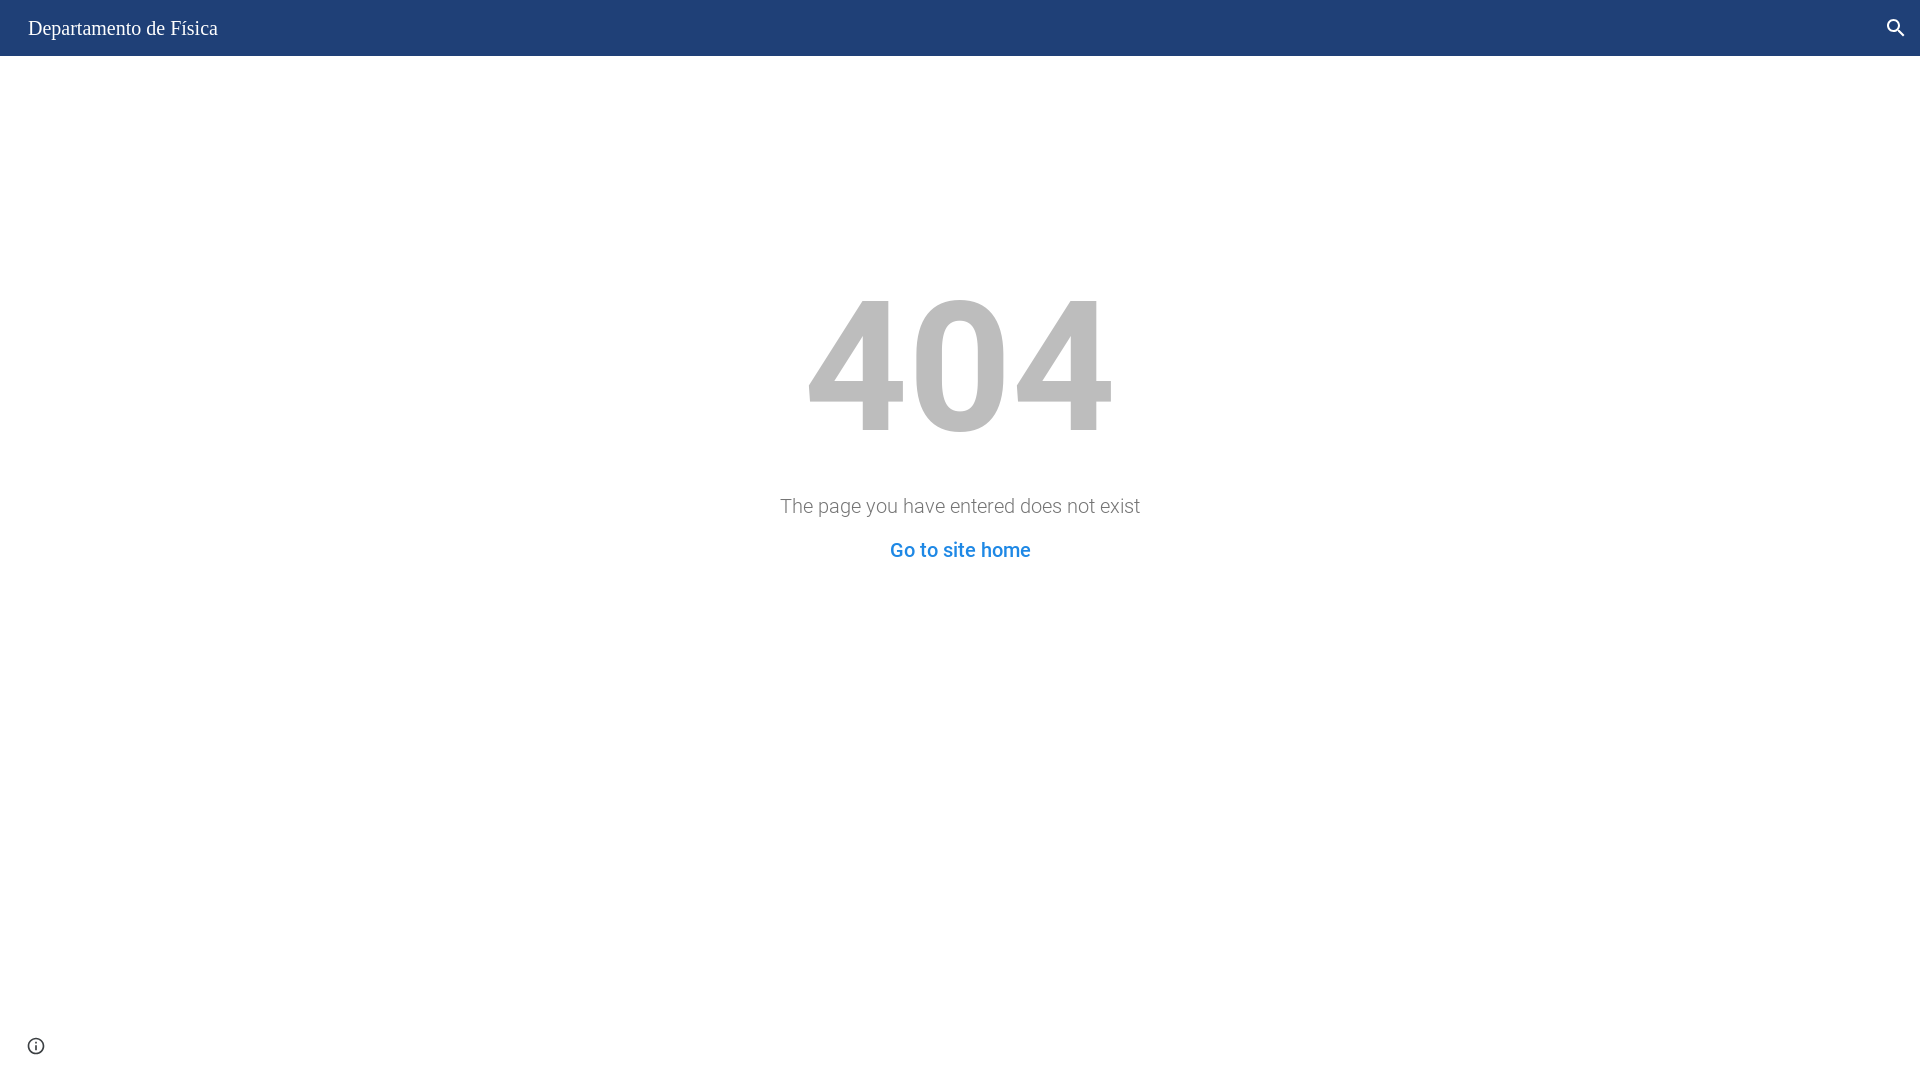 The image size is (1920, 1080). What do you see at coordinates (960, 550) in the screenshot?
I see `'Go to site home'` at bounding box center [960, 550].